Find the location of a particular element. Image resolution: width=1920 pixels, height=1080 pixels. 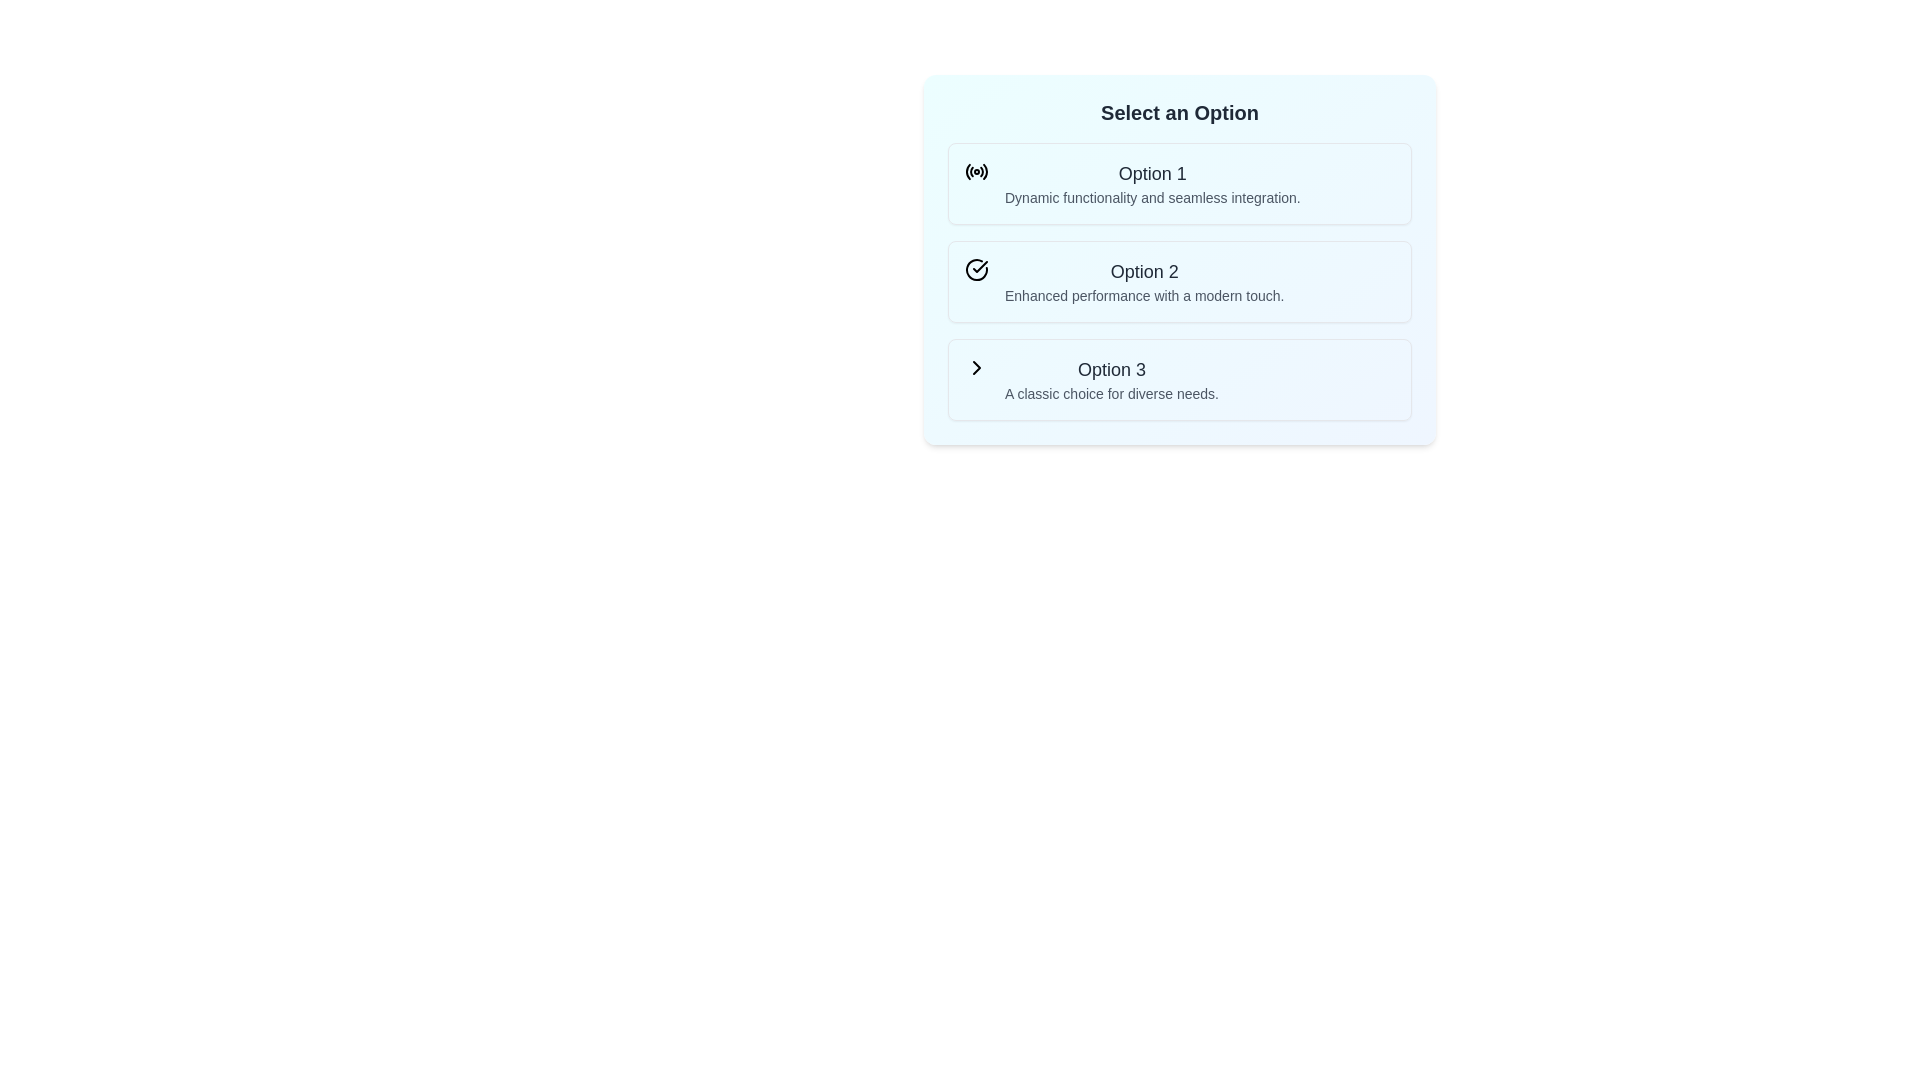

the small triangular right-pointing Arrow icon, which is located to the right of the third labeled entry 'Option 3' in a vertically-stacked group of options is located at coordinates (977, 367).